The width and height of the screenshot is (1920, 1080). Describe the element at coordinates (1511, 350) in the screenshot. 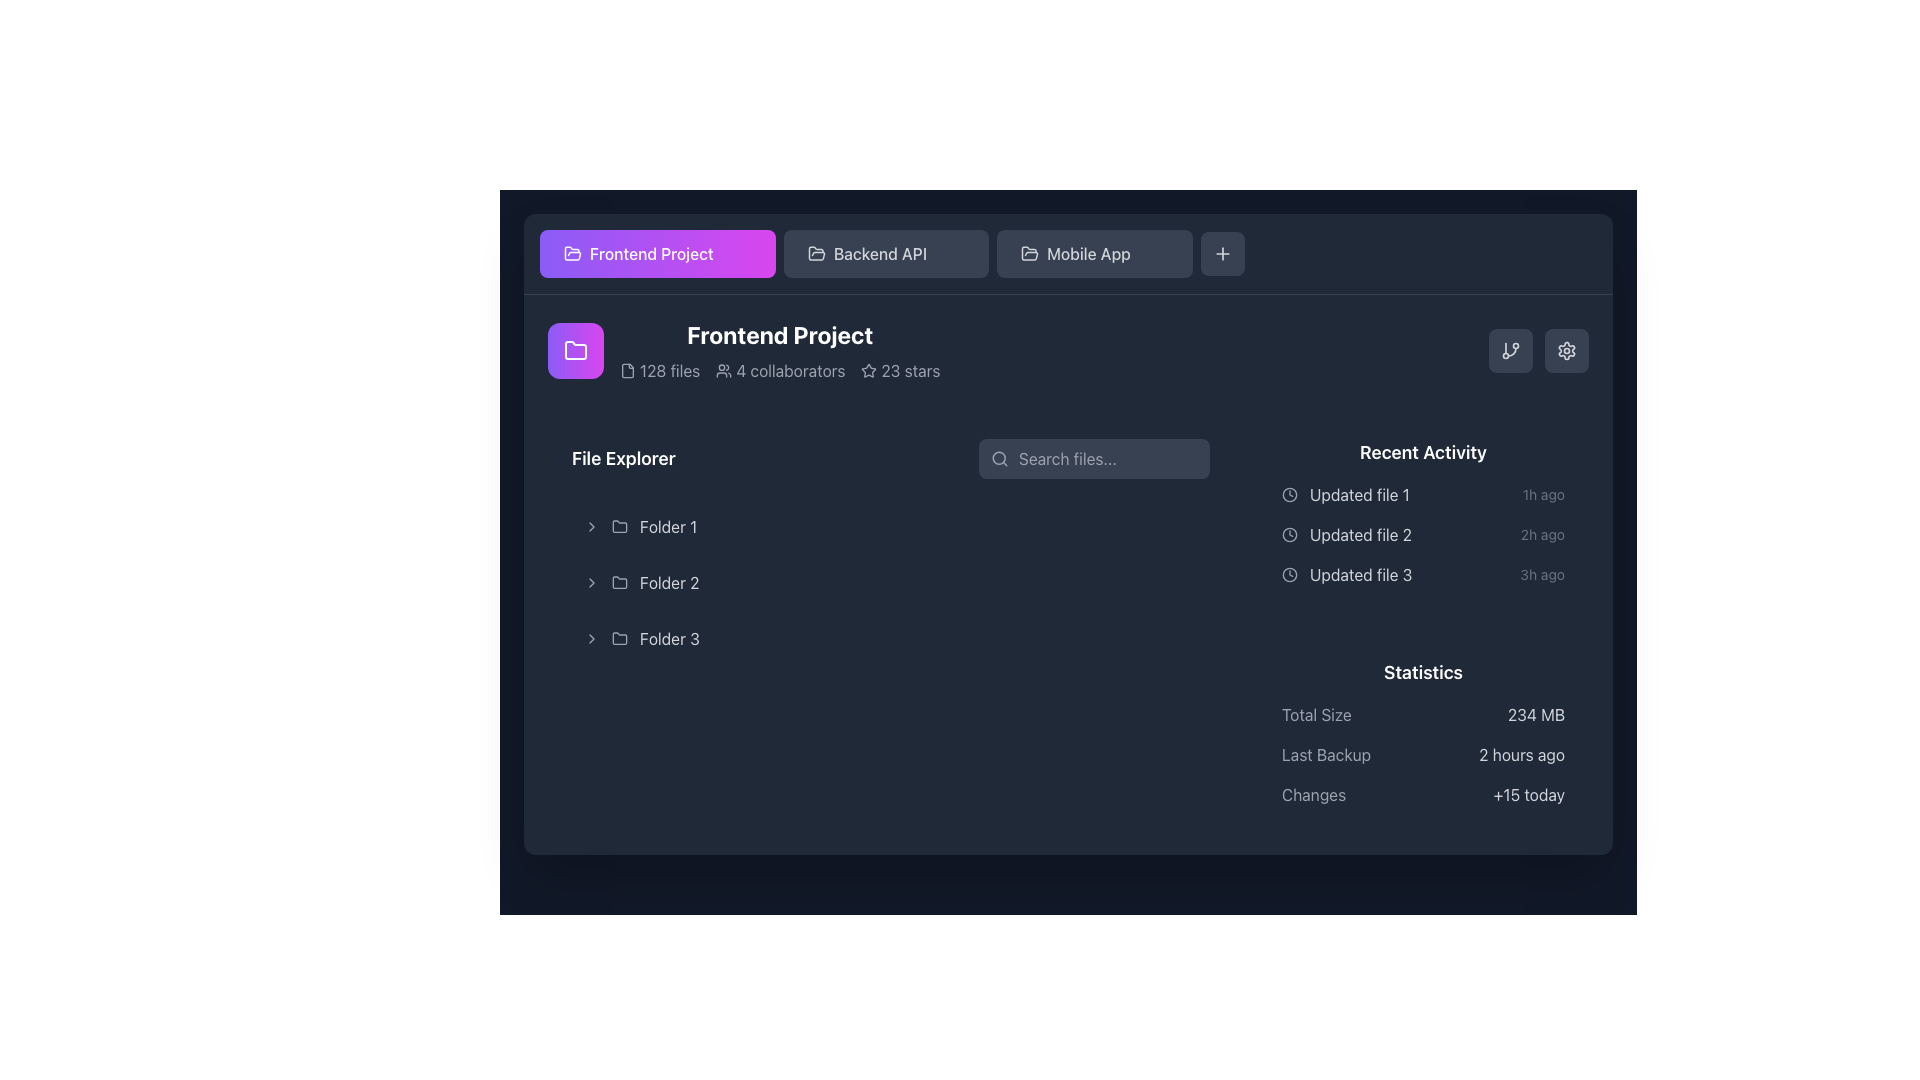

I see `the interactive button located in the top-right corner of the interface, which is the first button in a pair, positioned left of the settings icon, and focus on it using keyboard navigation` at that location.